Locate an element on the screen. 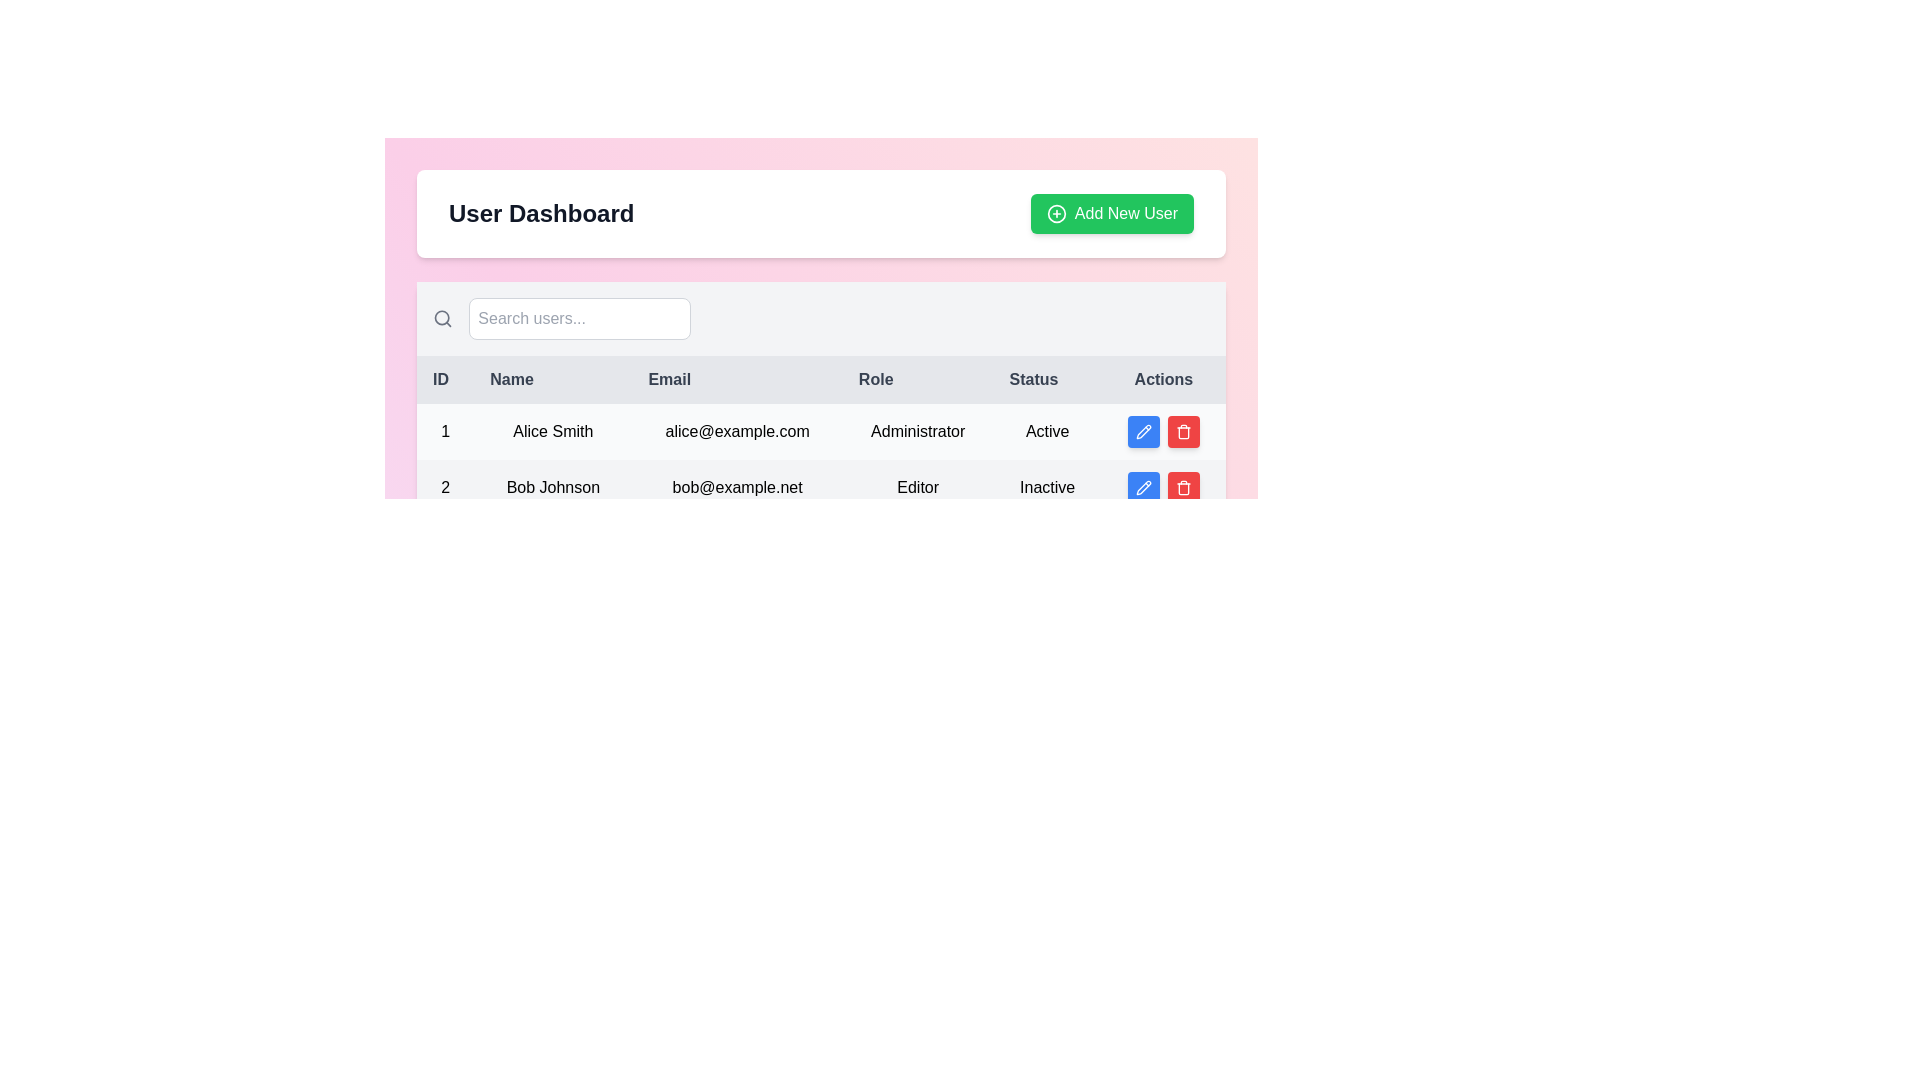 Image resolution: width=1920 pixels, height=1080 pixels. the 'Active' label in the fifth column of the first row of the user table, which displays bold, black text on a white background is located at coordinates (1046, 431).